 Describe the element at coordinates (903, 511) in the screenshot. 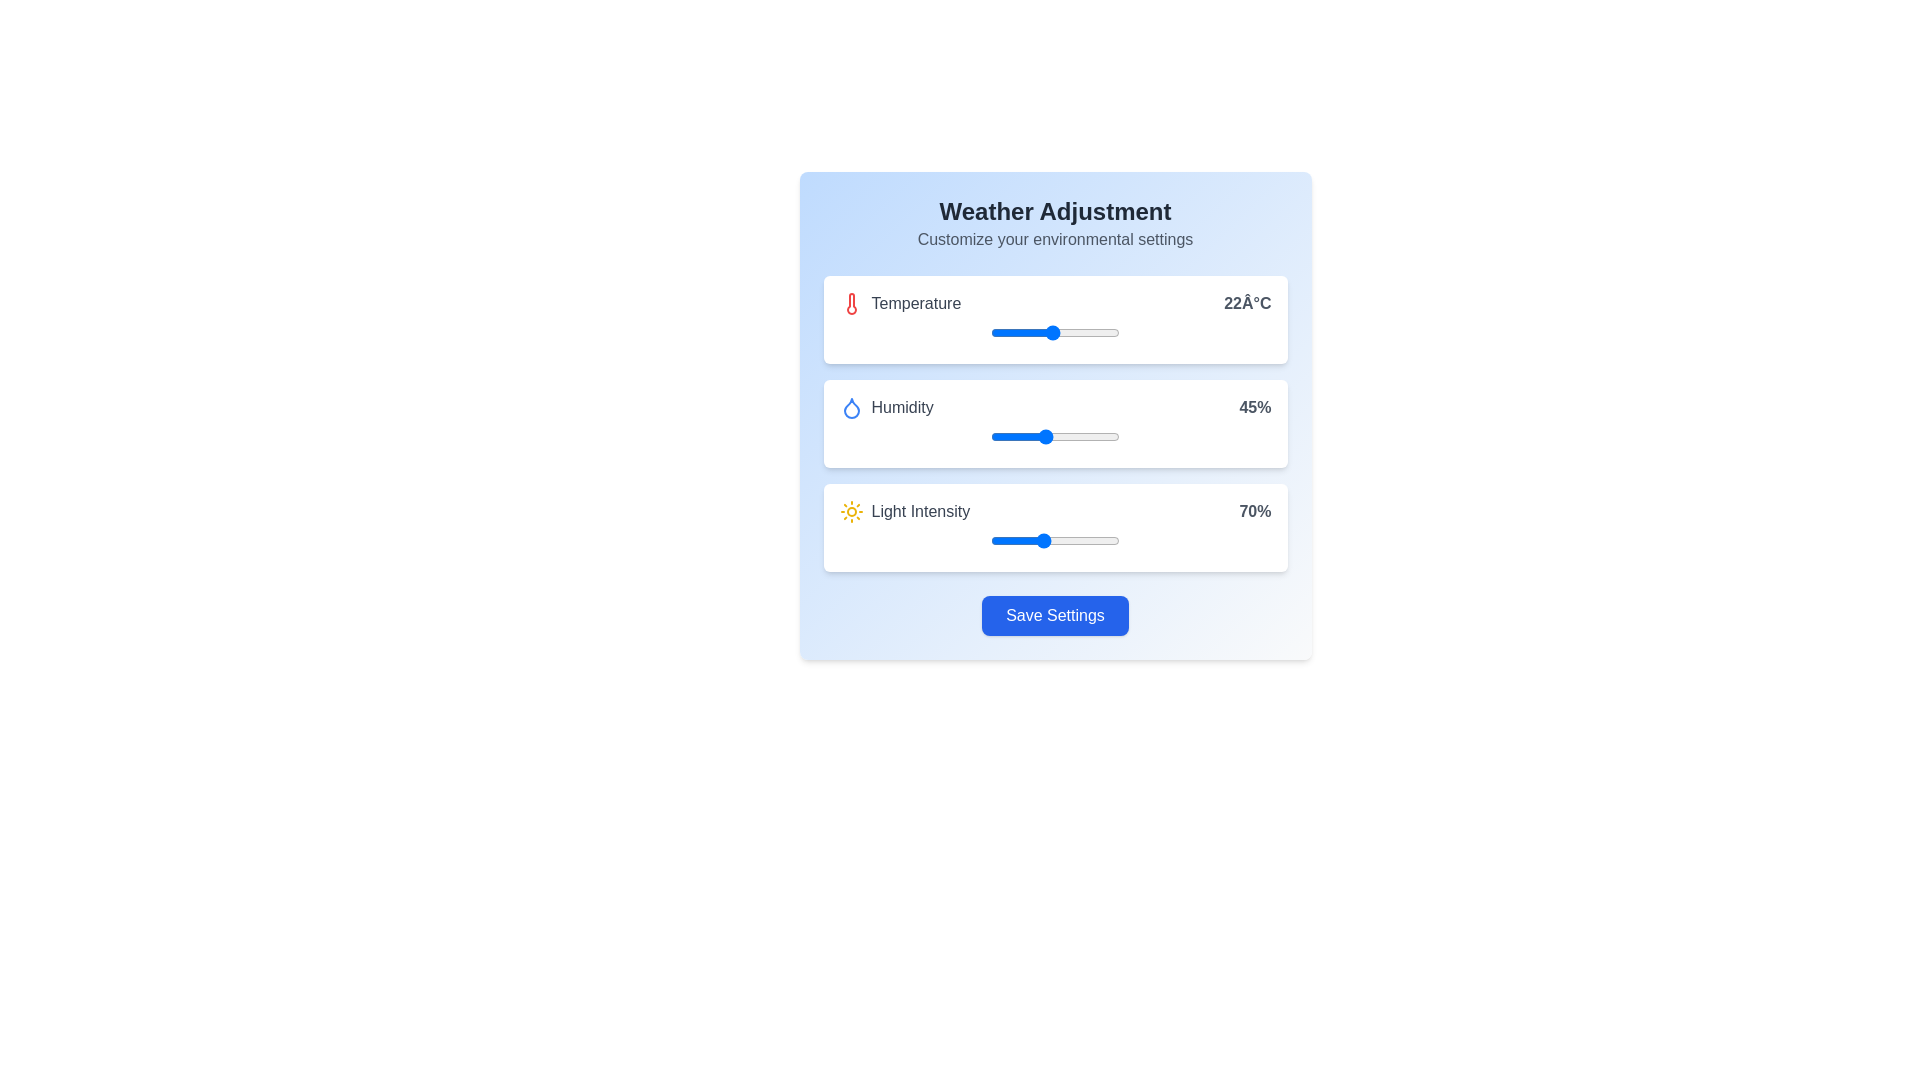

I see `the 'Light Intensity' label with the sun icon, which is located to the left of the '70%' percentage value and above the slider bar` at that location.